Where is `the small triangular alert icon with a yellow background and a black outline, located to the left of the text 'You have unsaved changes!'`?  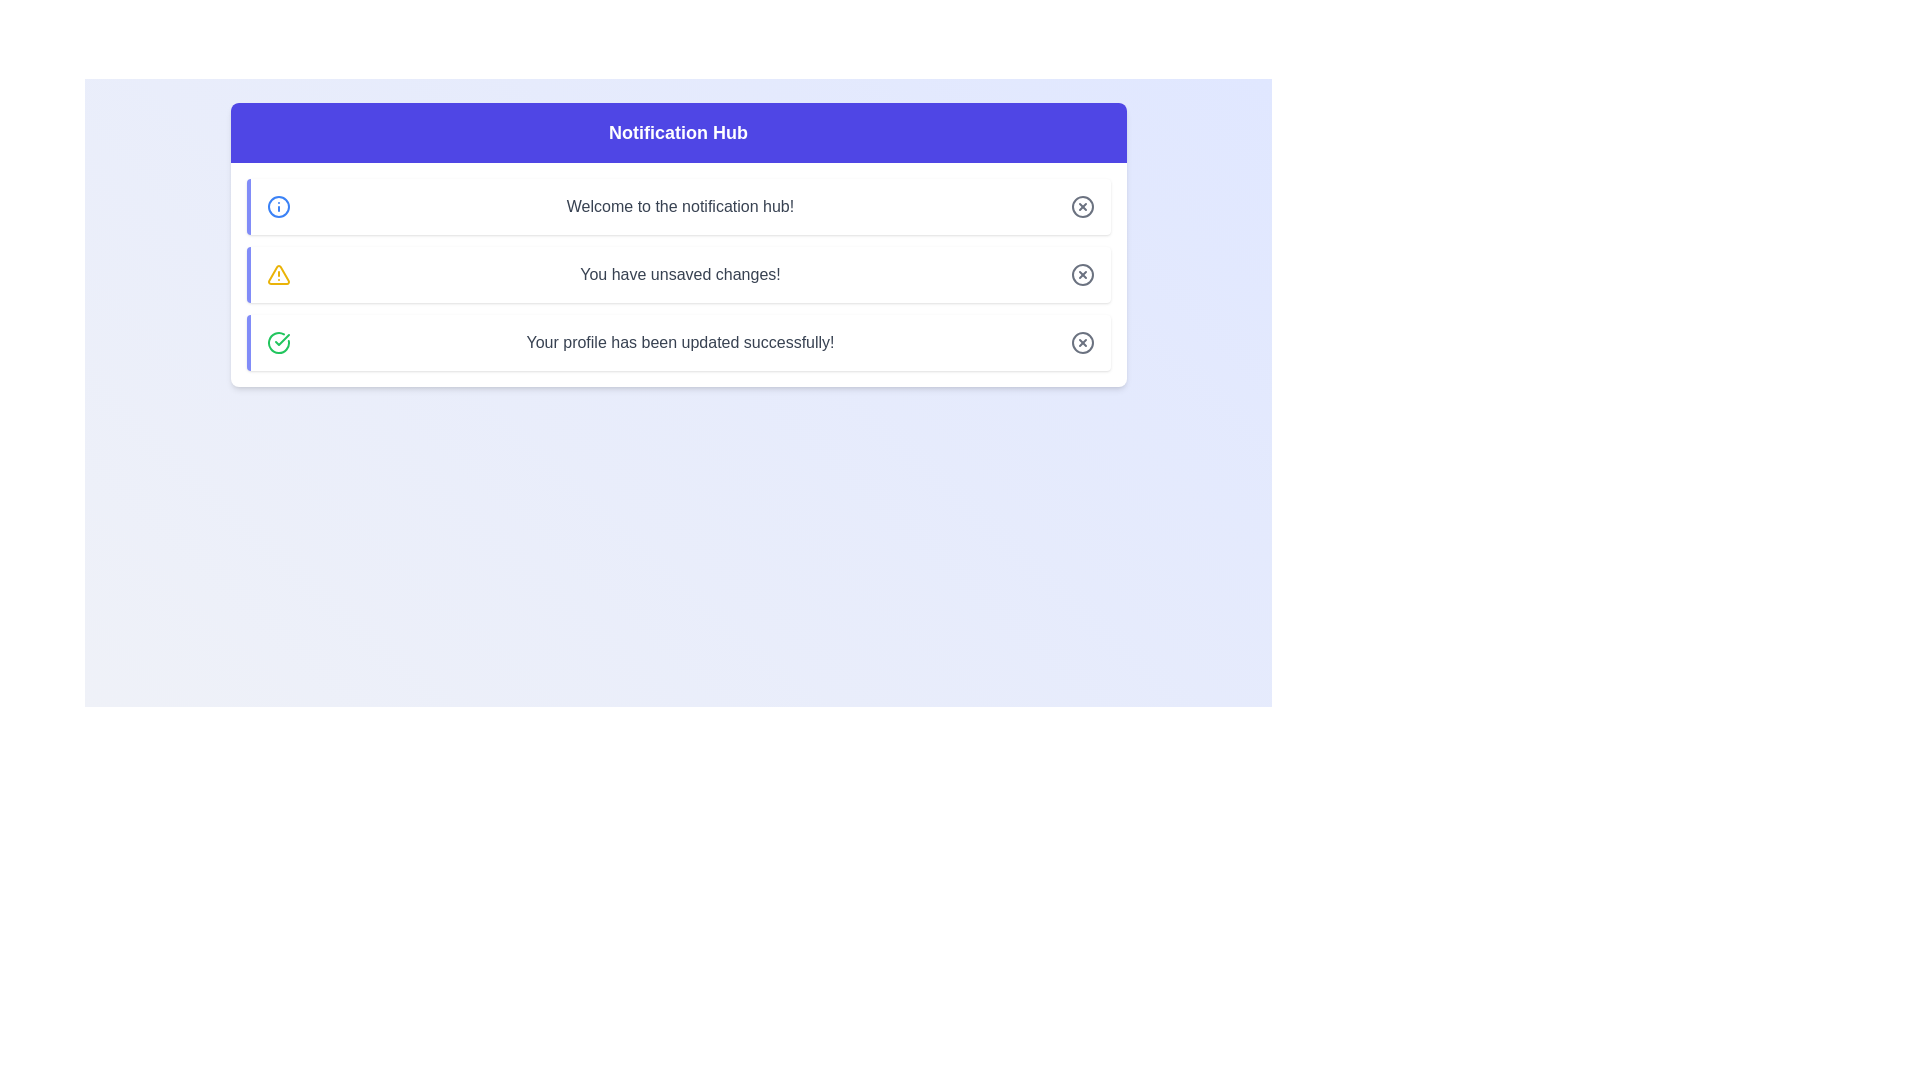
the small triangular alert icon with a yellow background and a black outline, located to the left of the text 'You have unsaved changes!' is located at coordinates (277, 274).